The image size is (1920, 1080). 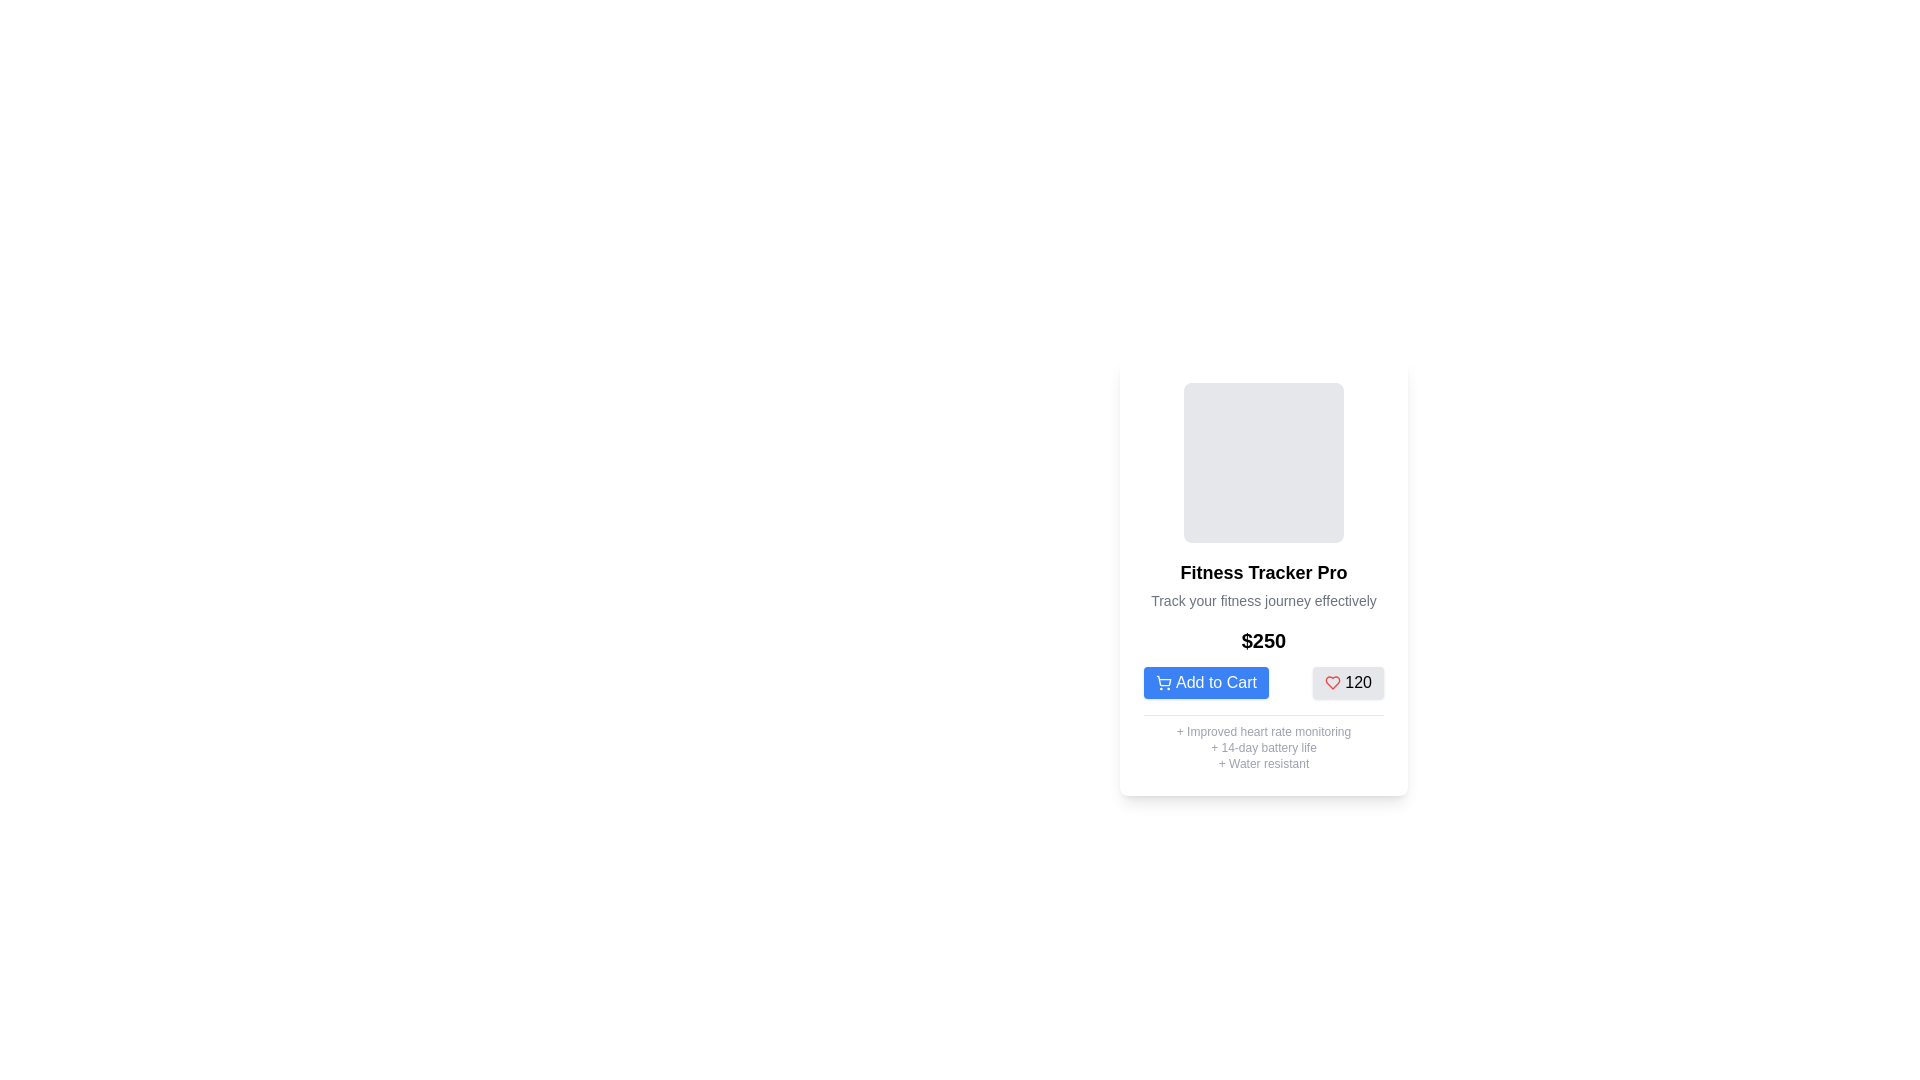 I want to click on the price Text label, which is positioned below the subtitle 'Track your fitness journey effectively' and above the 'Add to Cart' button, centrally aligned within the product details card, so click(x=1262, y=640).